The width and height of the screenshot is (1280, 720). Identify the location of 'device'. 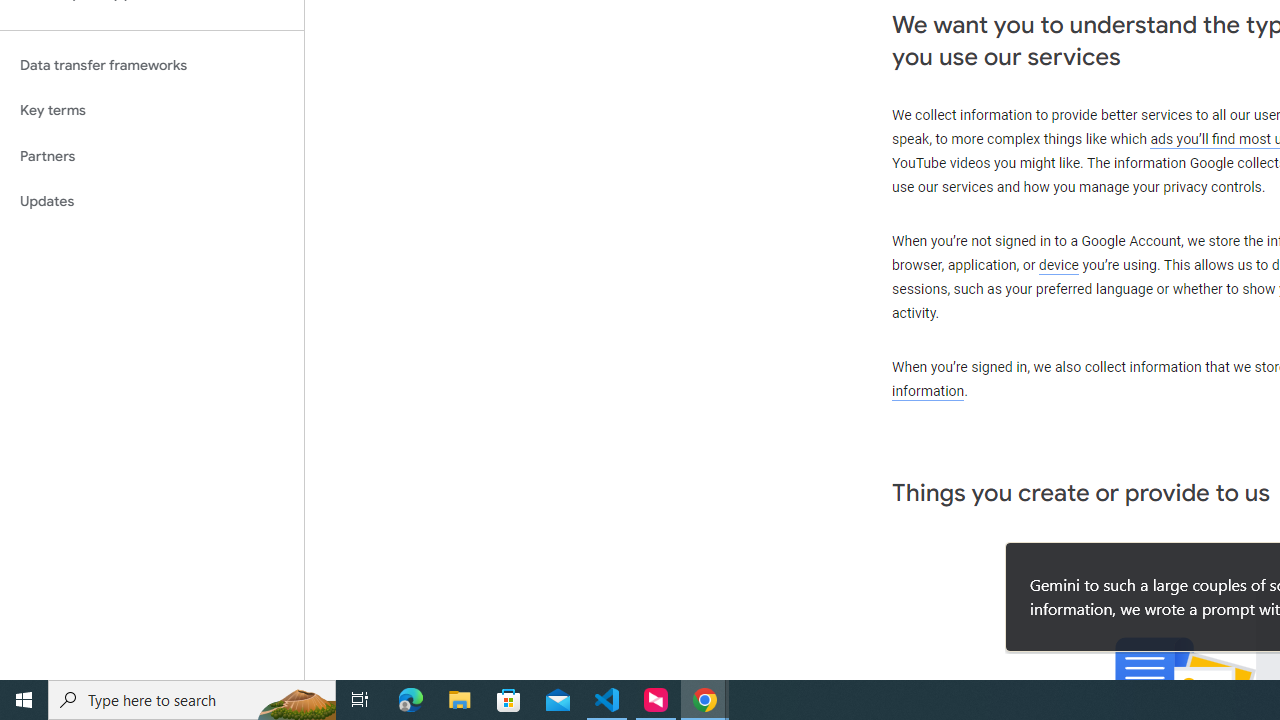
(1058, 264).